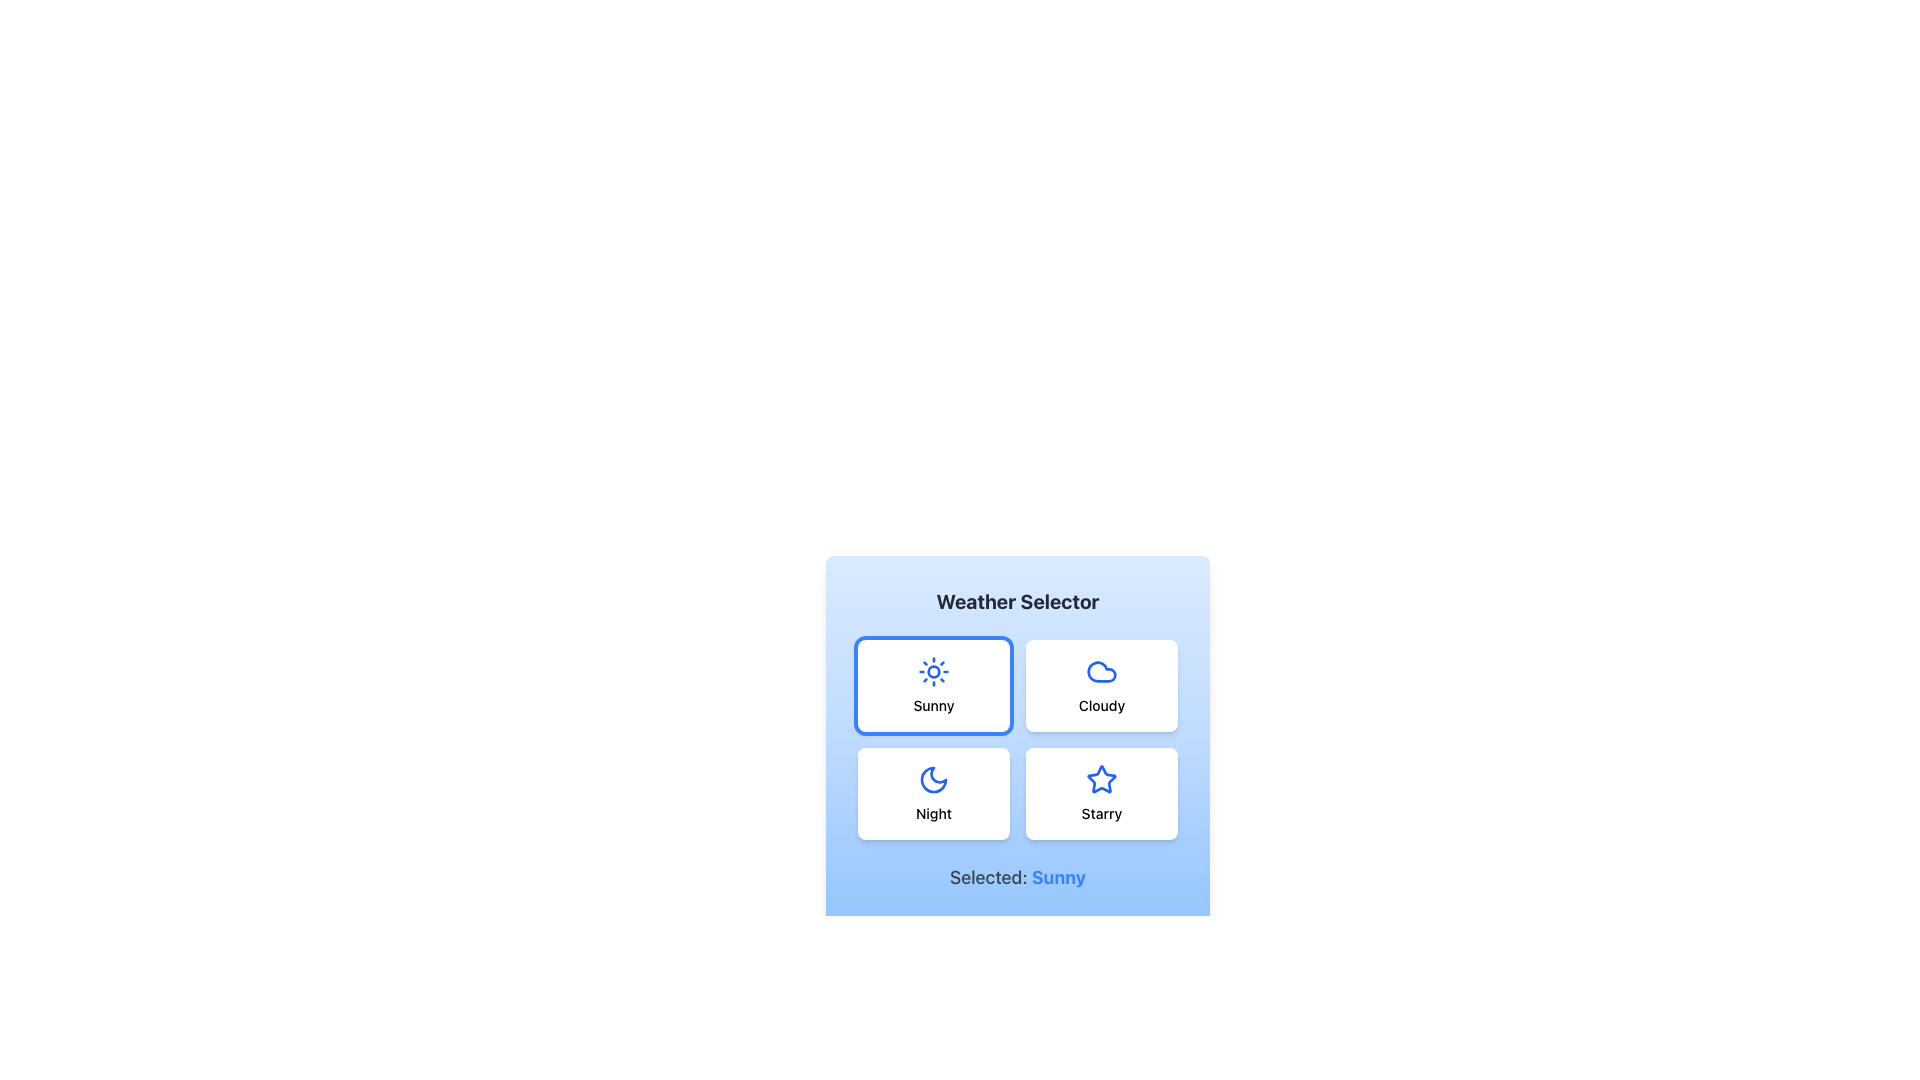 This screenshot has height=1080, width=1920. What do you see at coordinates (1101, 793) in the screenshot?
I see `the 'Starry' weather condition button located in the bottom-right position of the 2x2 grid` at bounding box center [1101, 793].